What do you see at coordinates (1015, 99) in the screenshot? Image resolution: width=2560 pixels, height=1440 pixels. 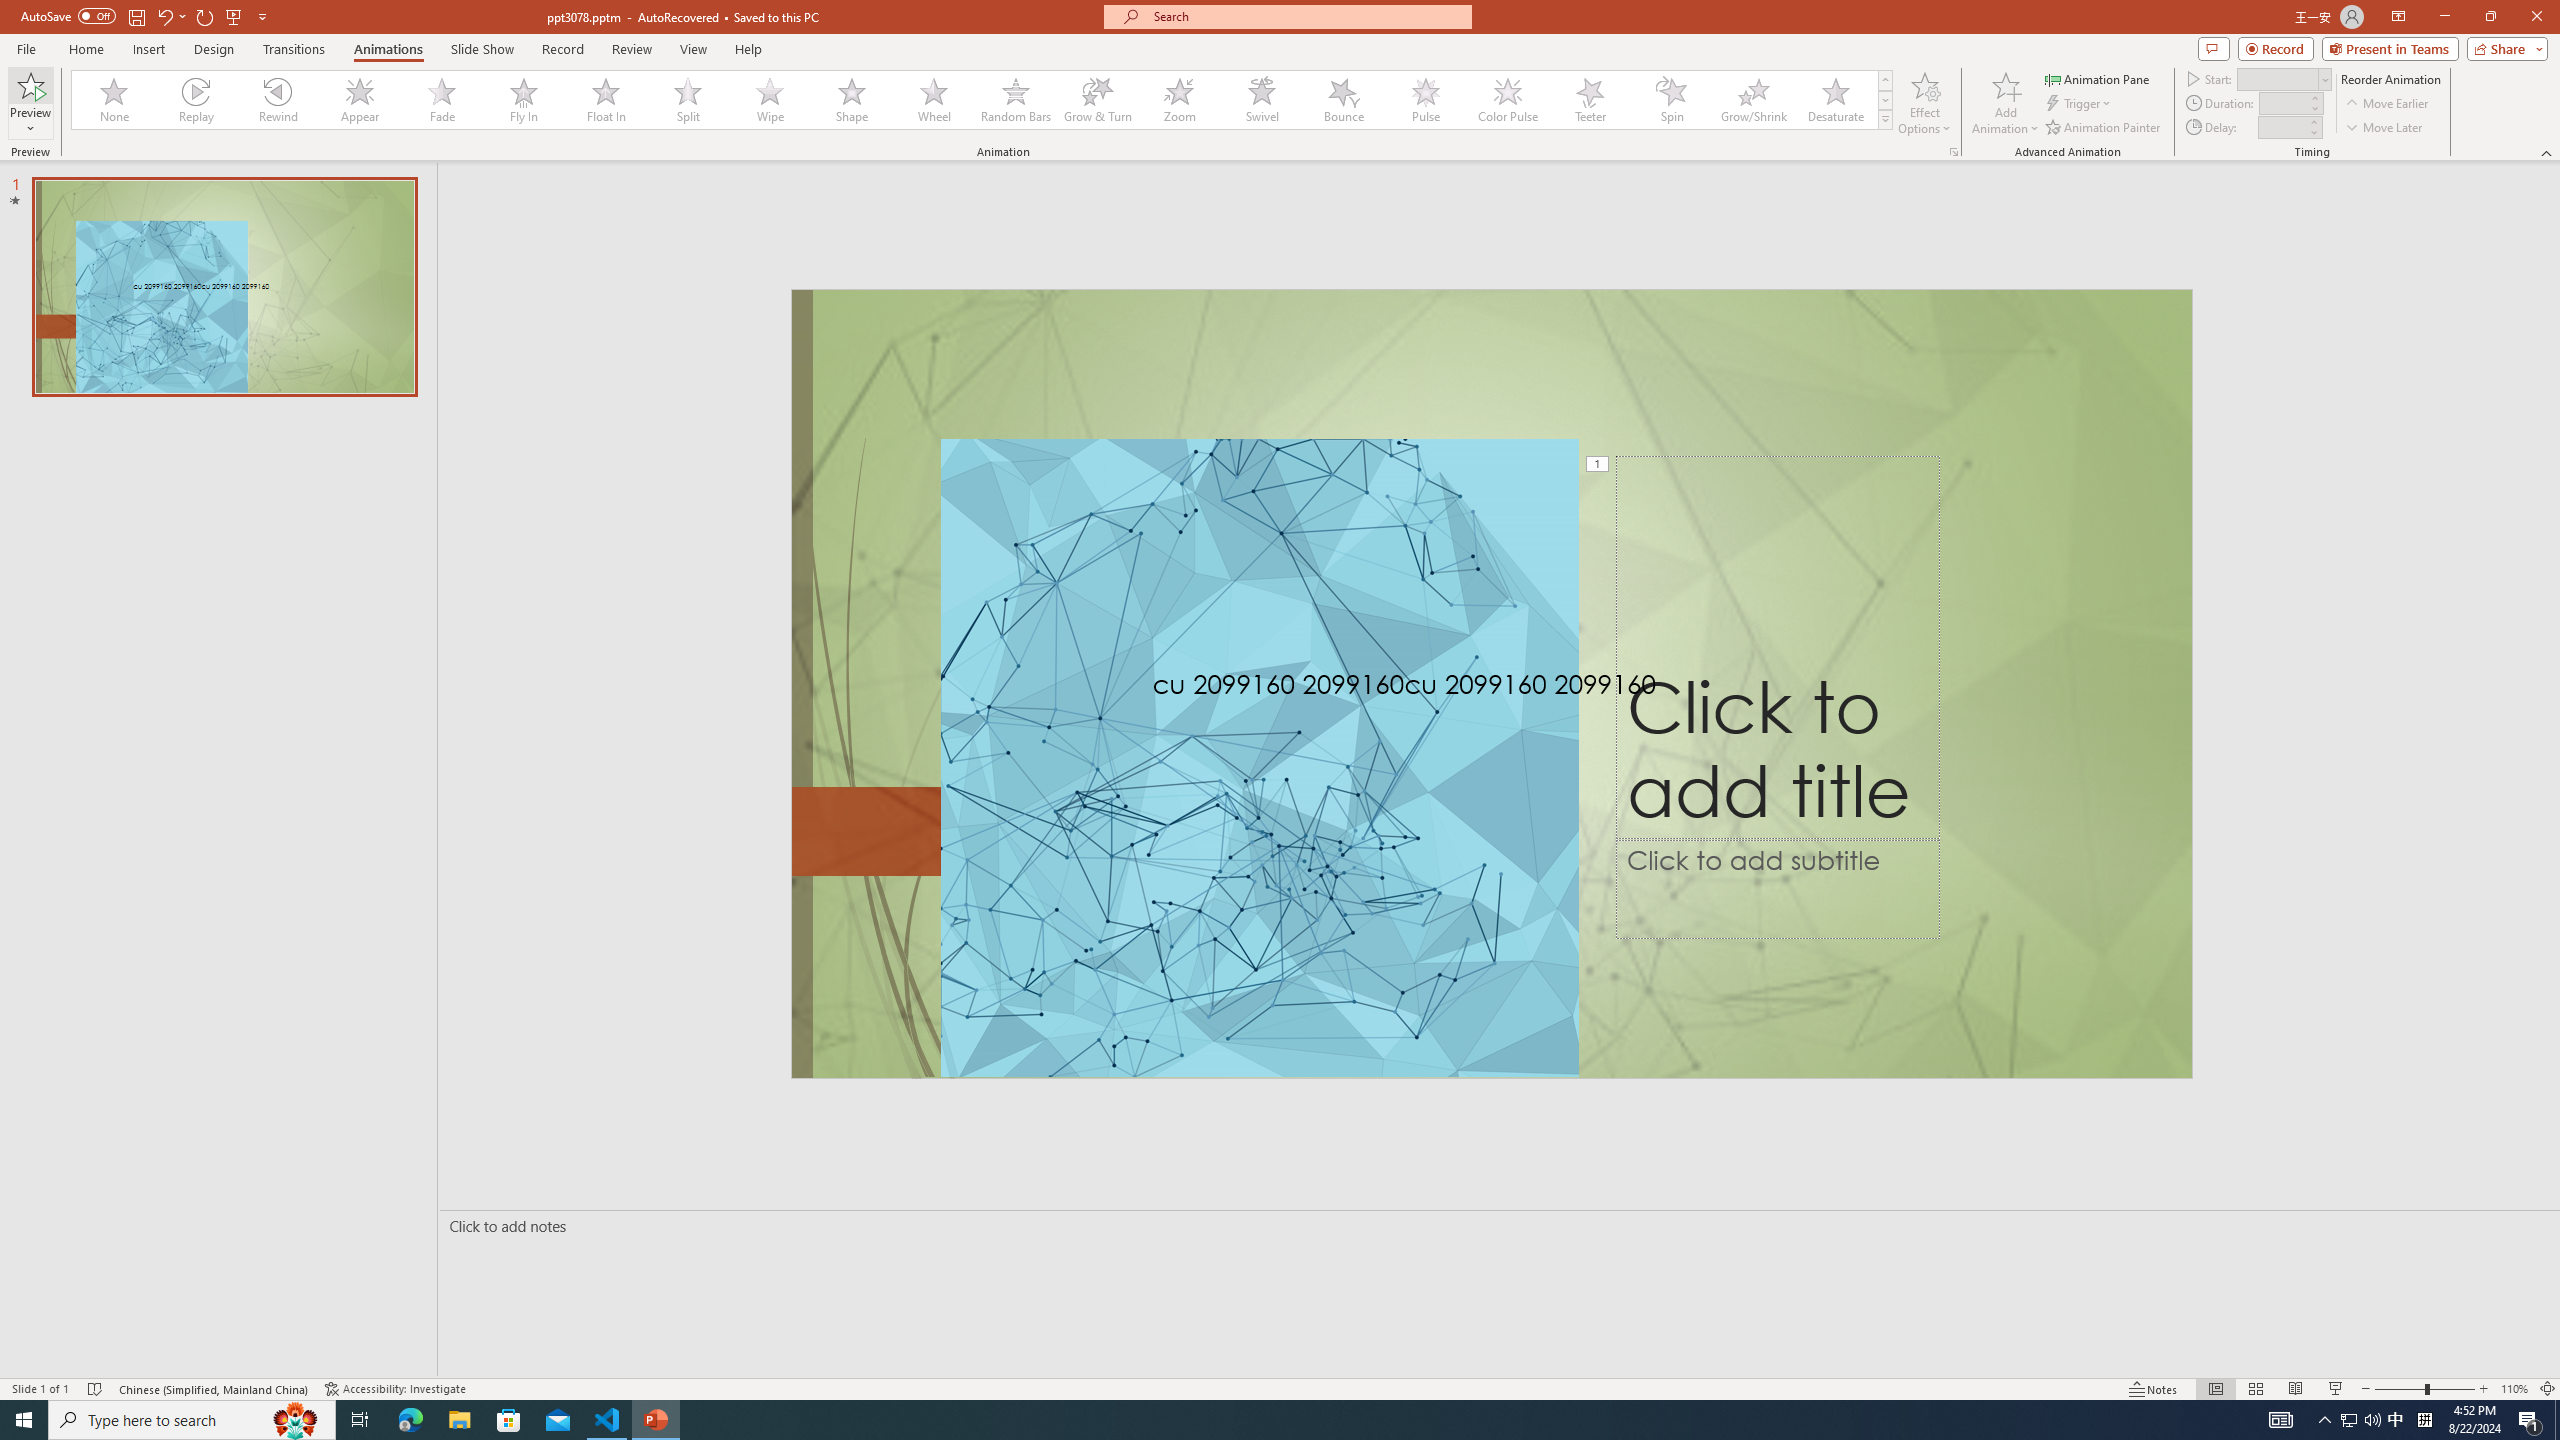 I see `'Random Bars'` at bounding box center [1015, 99].